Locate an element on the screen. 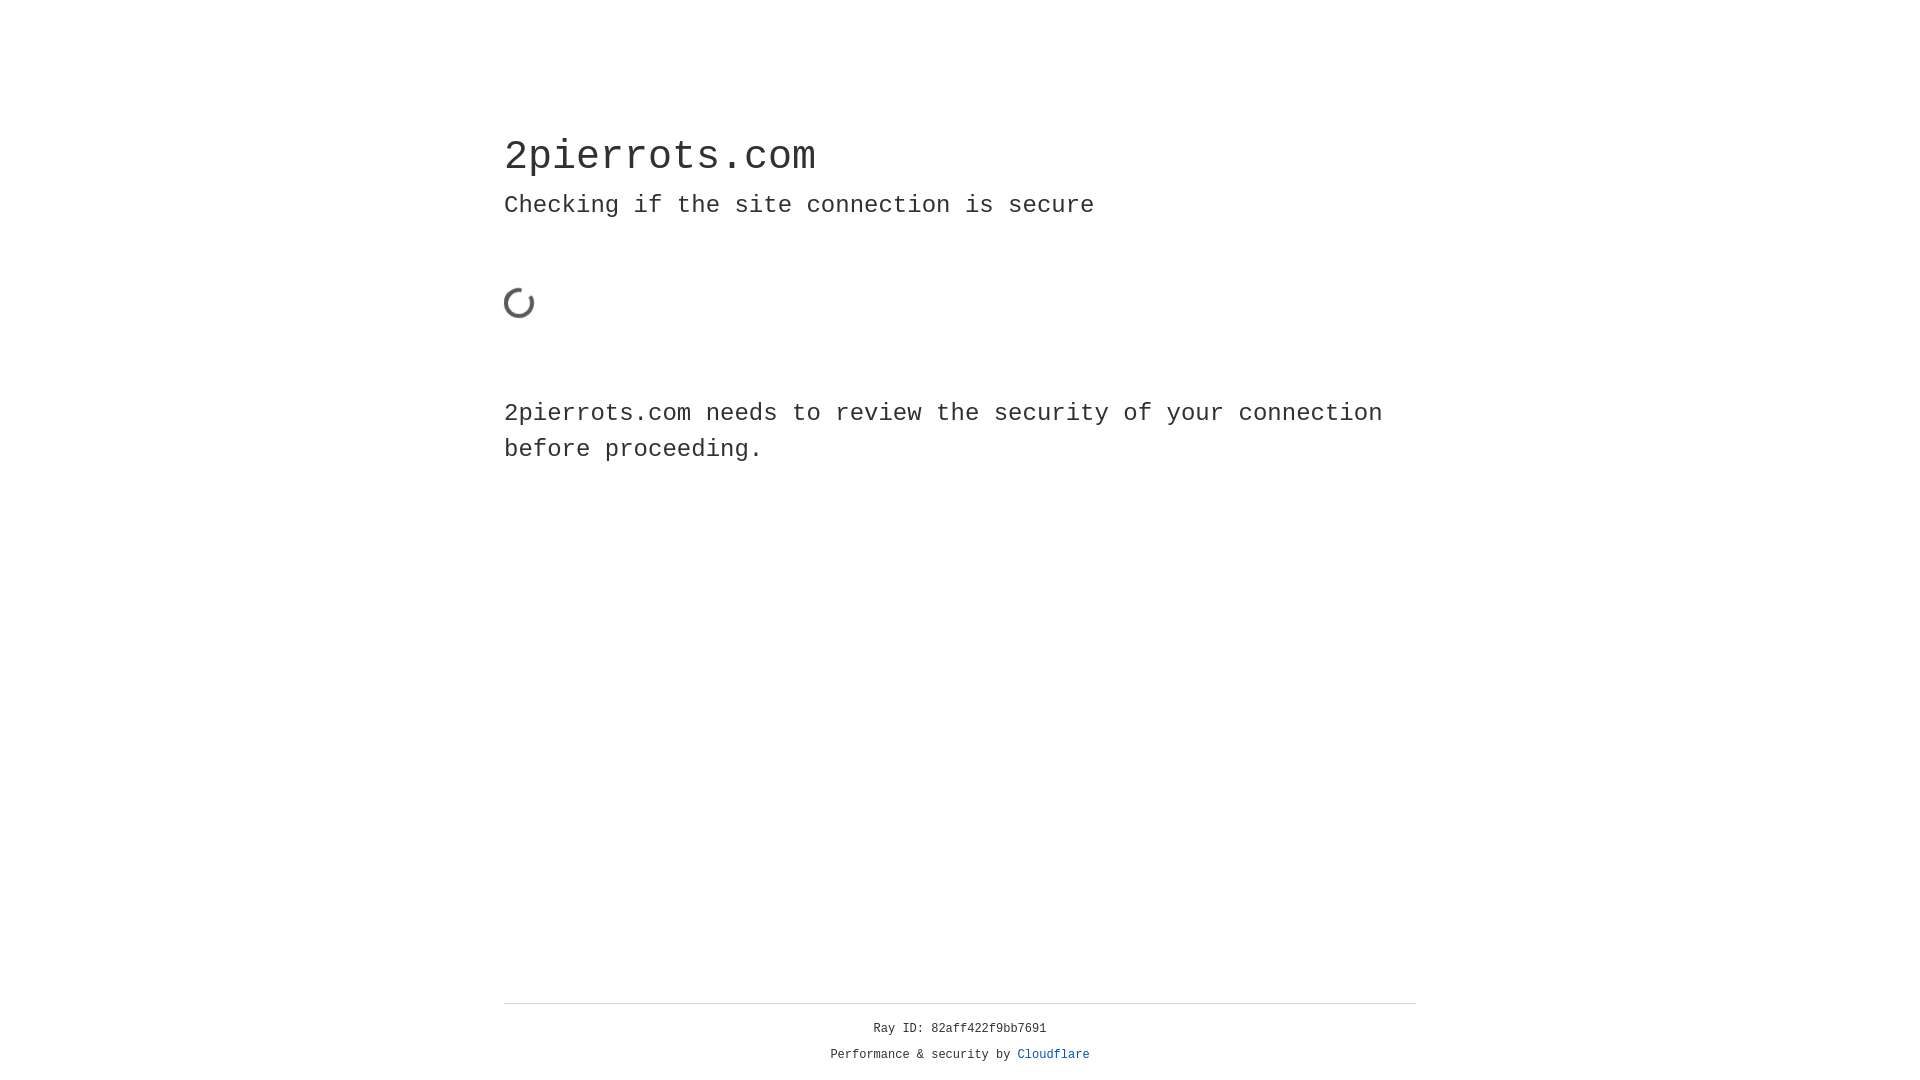 The width and height of the screenshot is (1920, 1080). 'Cloudflare' is located at coordinates (1053, 1054).